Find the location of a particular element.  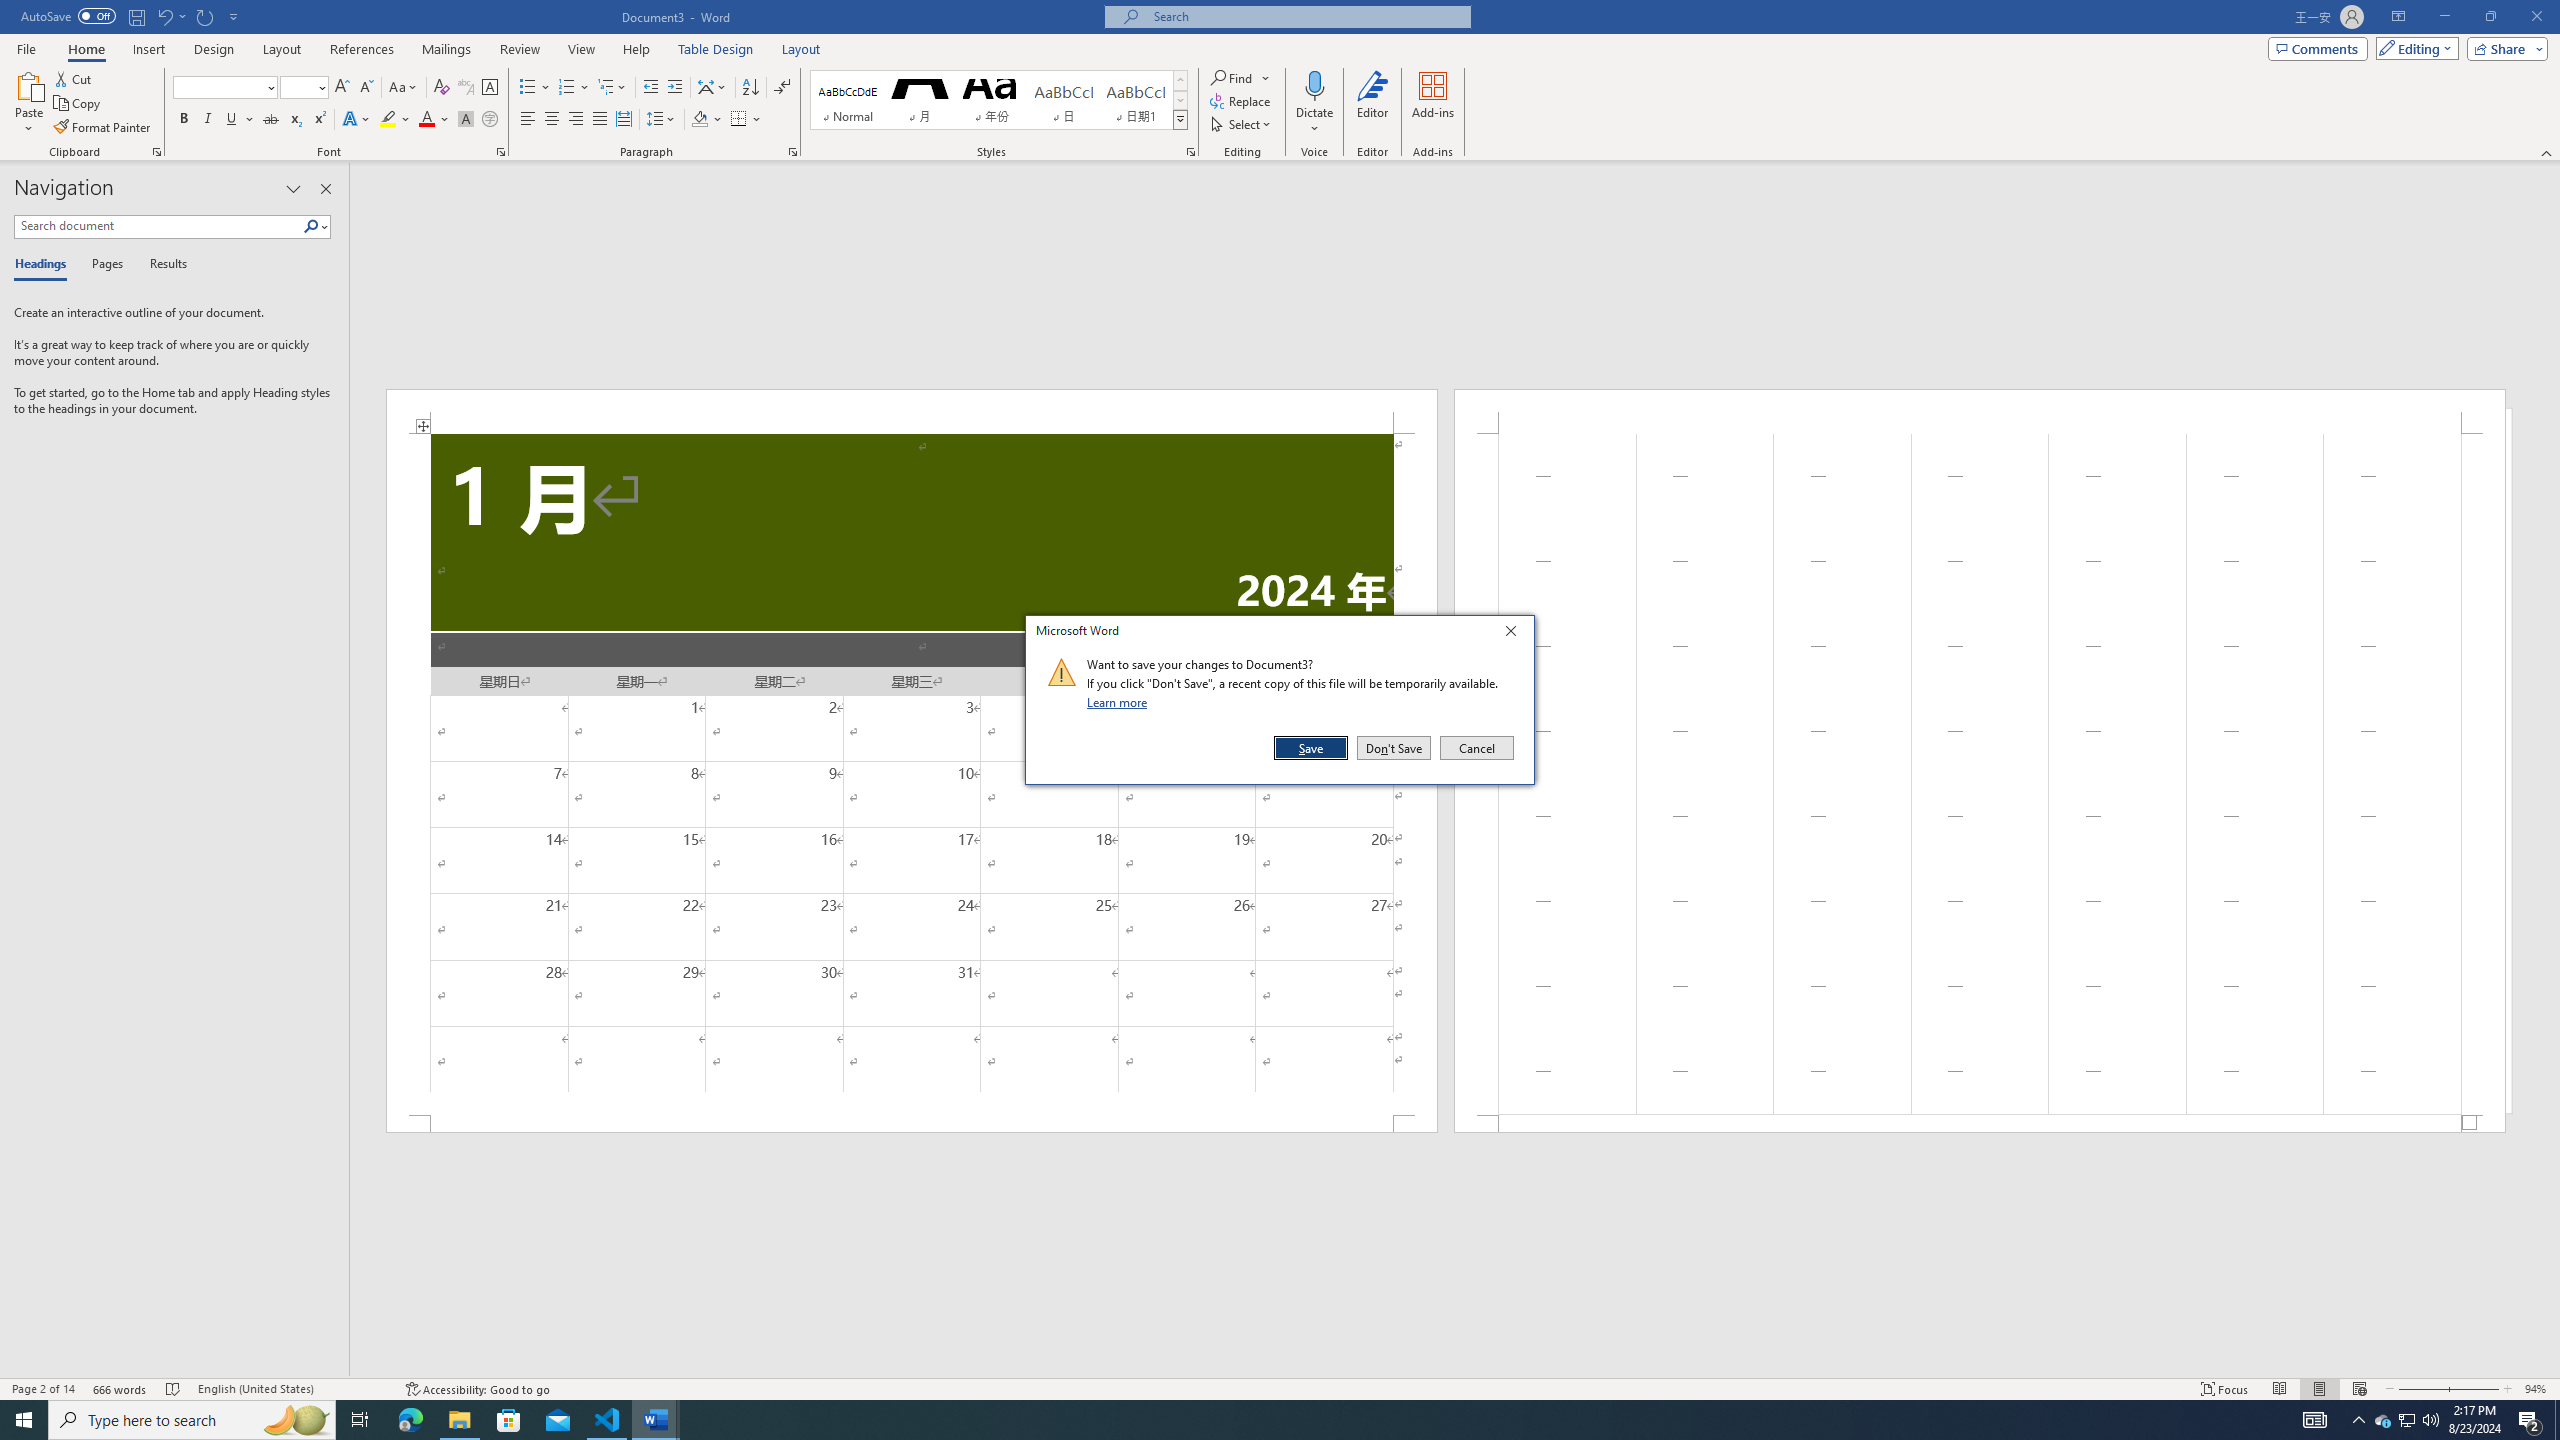

'Row Down' is located at coordinates (1179, 99).